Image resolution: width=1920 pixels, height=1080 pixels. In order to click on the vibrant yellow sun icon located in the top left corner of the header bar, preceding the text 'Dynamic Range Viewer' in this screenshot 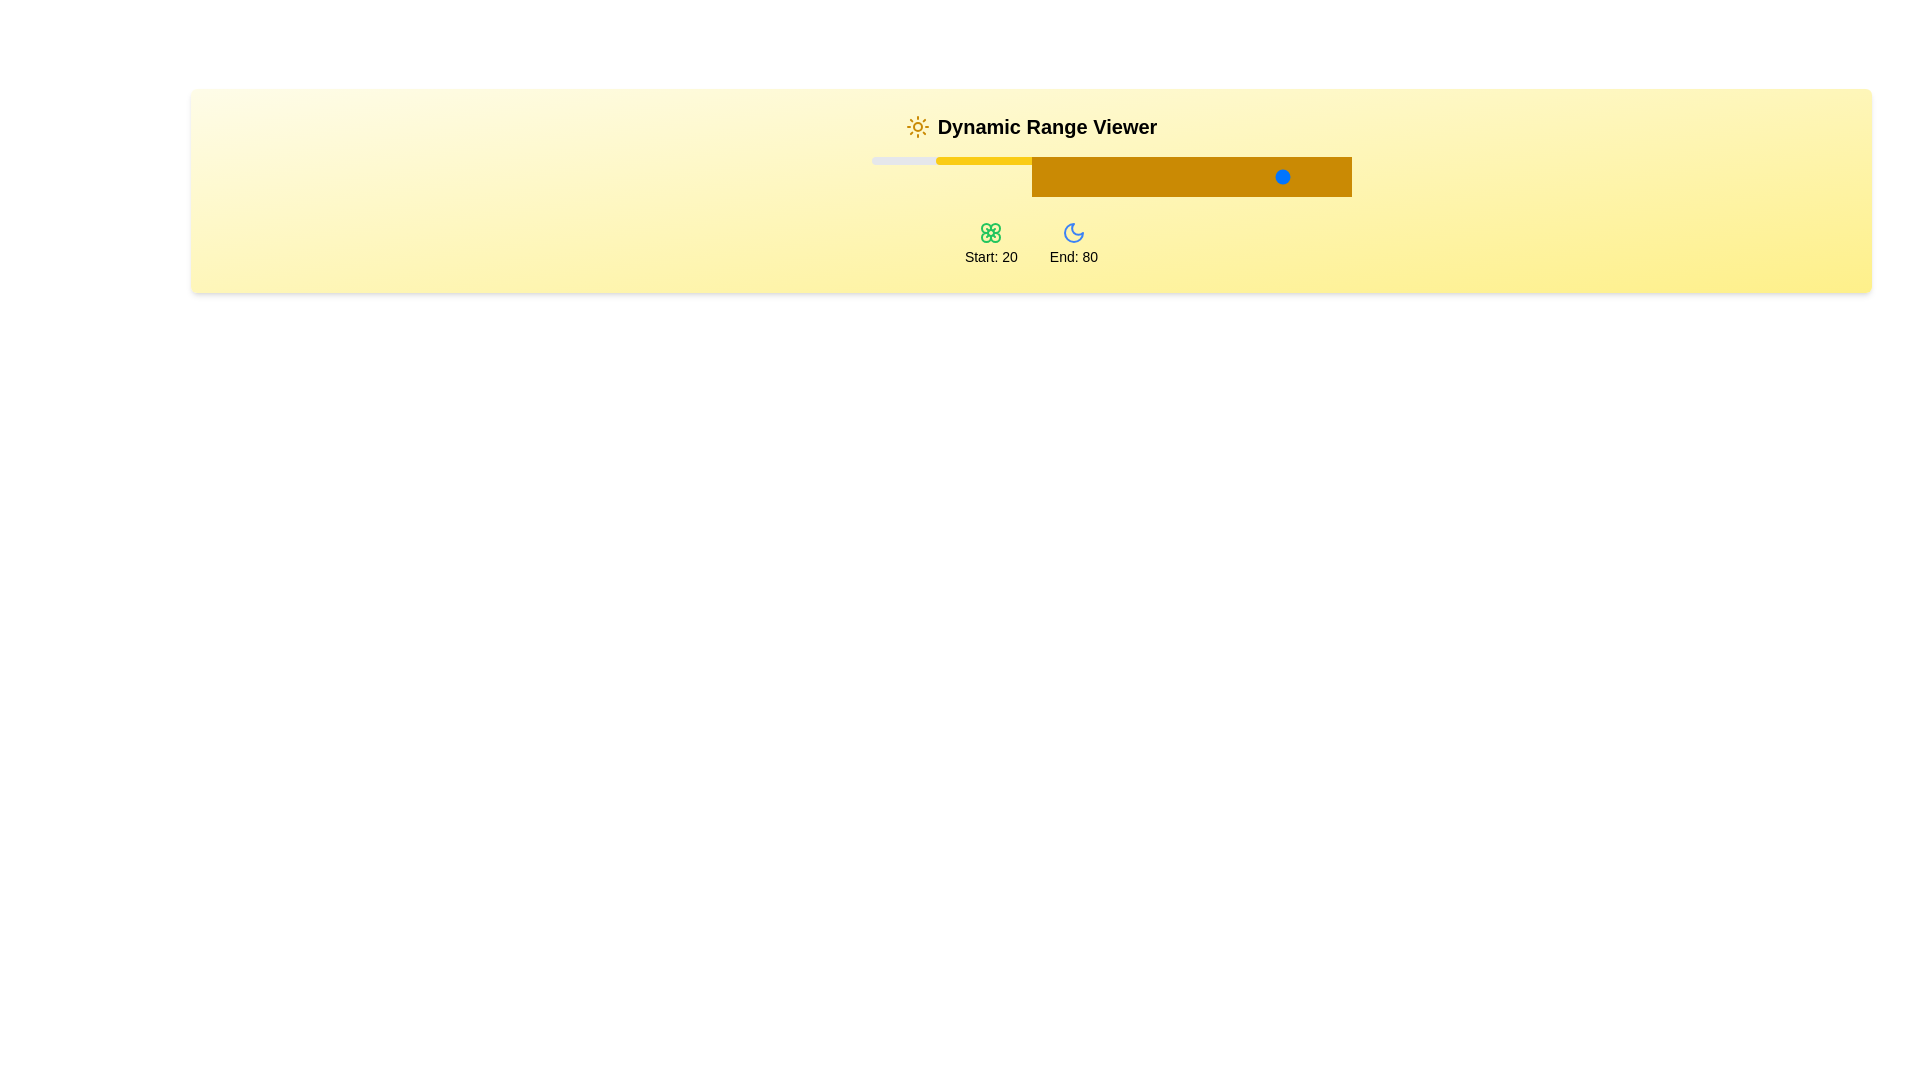, I will do `click(916, 127)`.